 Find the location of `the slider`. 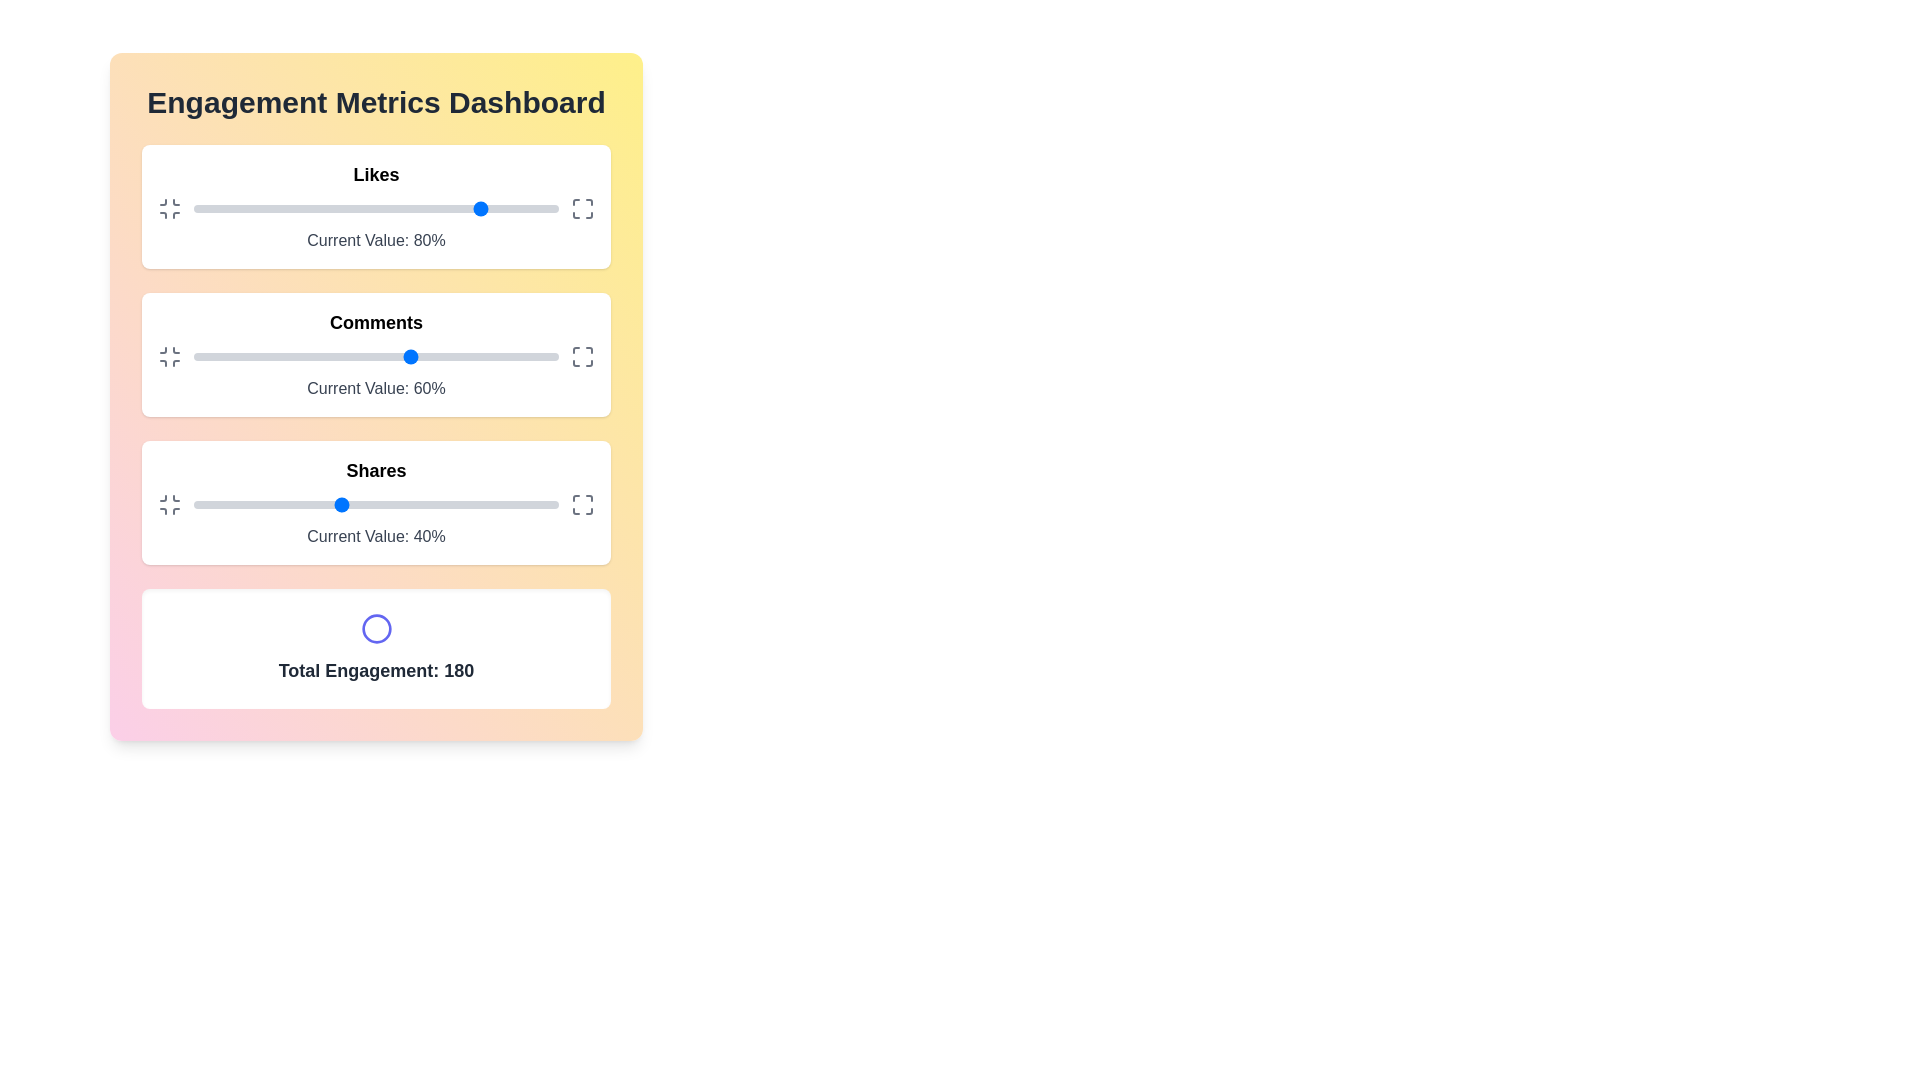

the slider is located at coordinates (309, 208).